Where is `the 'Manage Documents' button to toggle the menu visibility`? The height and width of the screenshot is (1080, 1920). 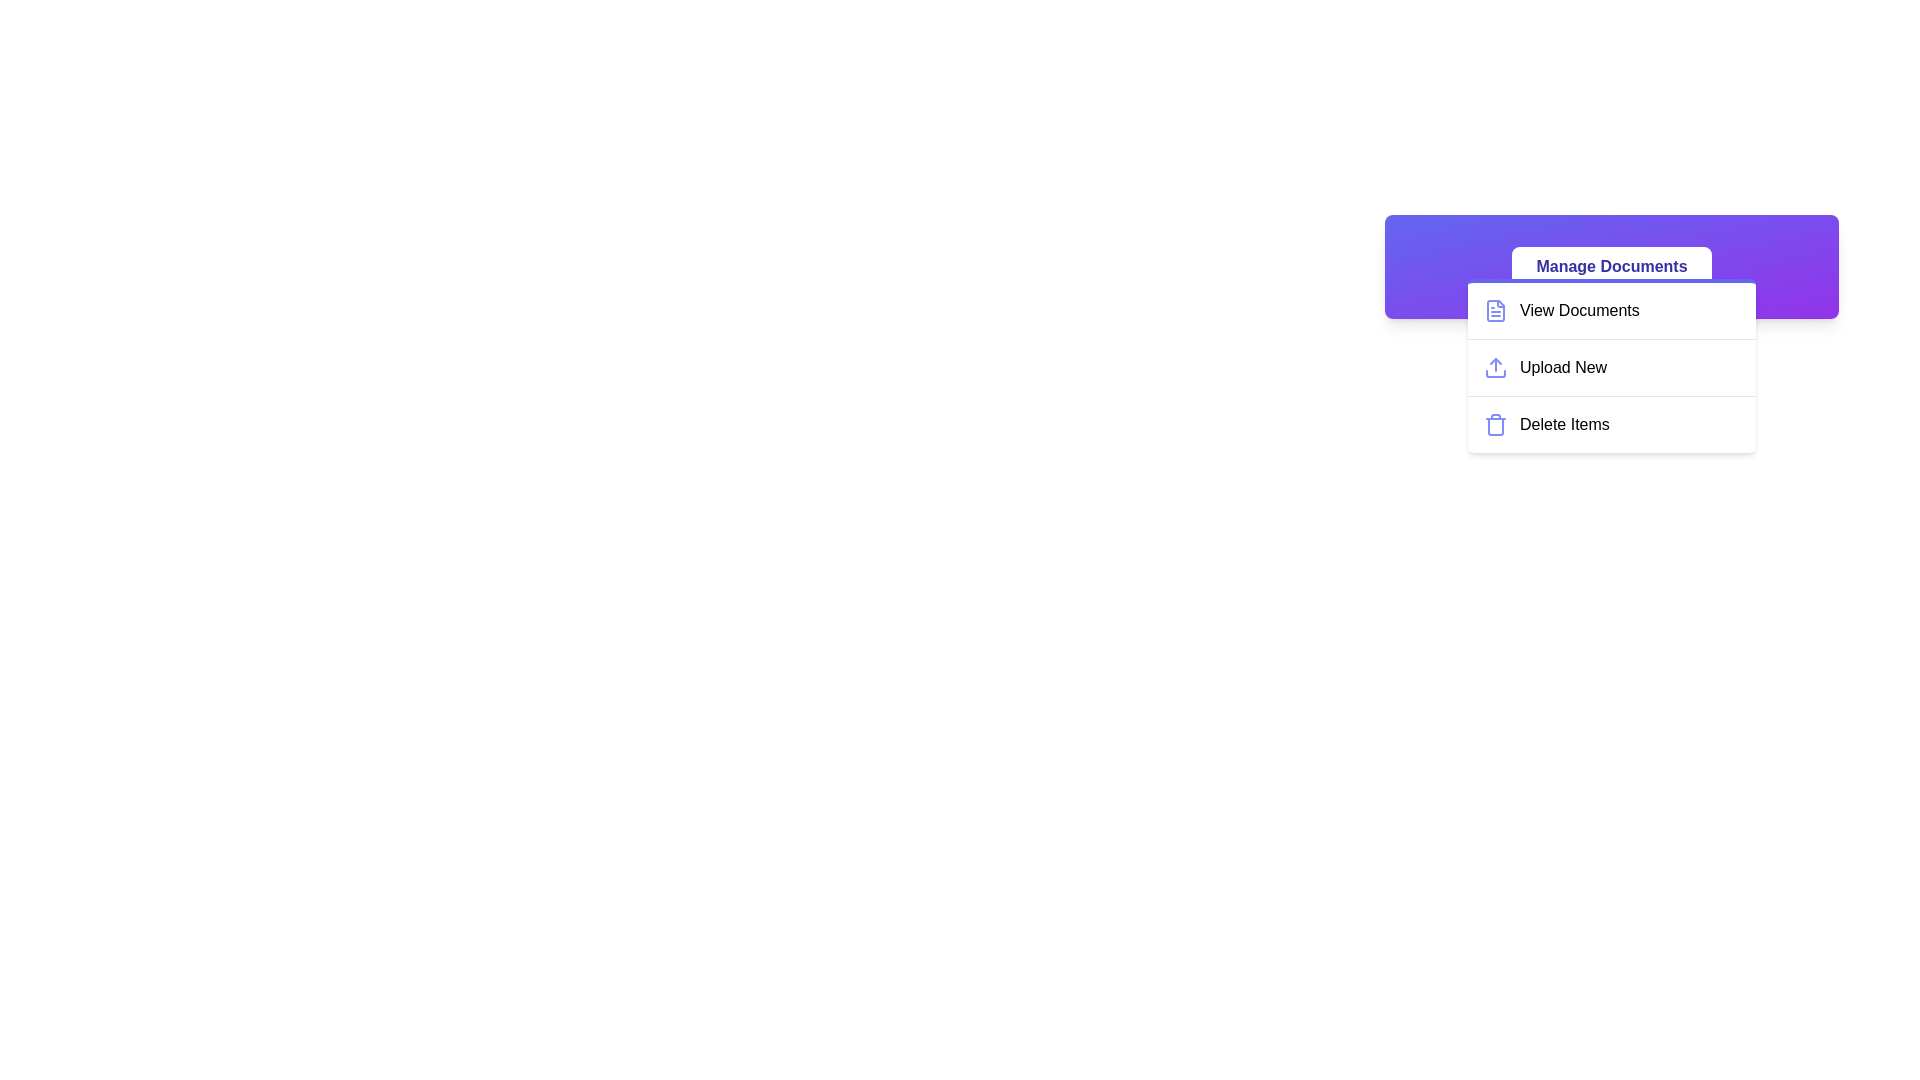 the 'Manage Documents' button to toggle the menu visibility is located at coordinates (1612, 265).